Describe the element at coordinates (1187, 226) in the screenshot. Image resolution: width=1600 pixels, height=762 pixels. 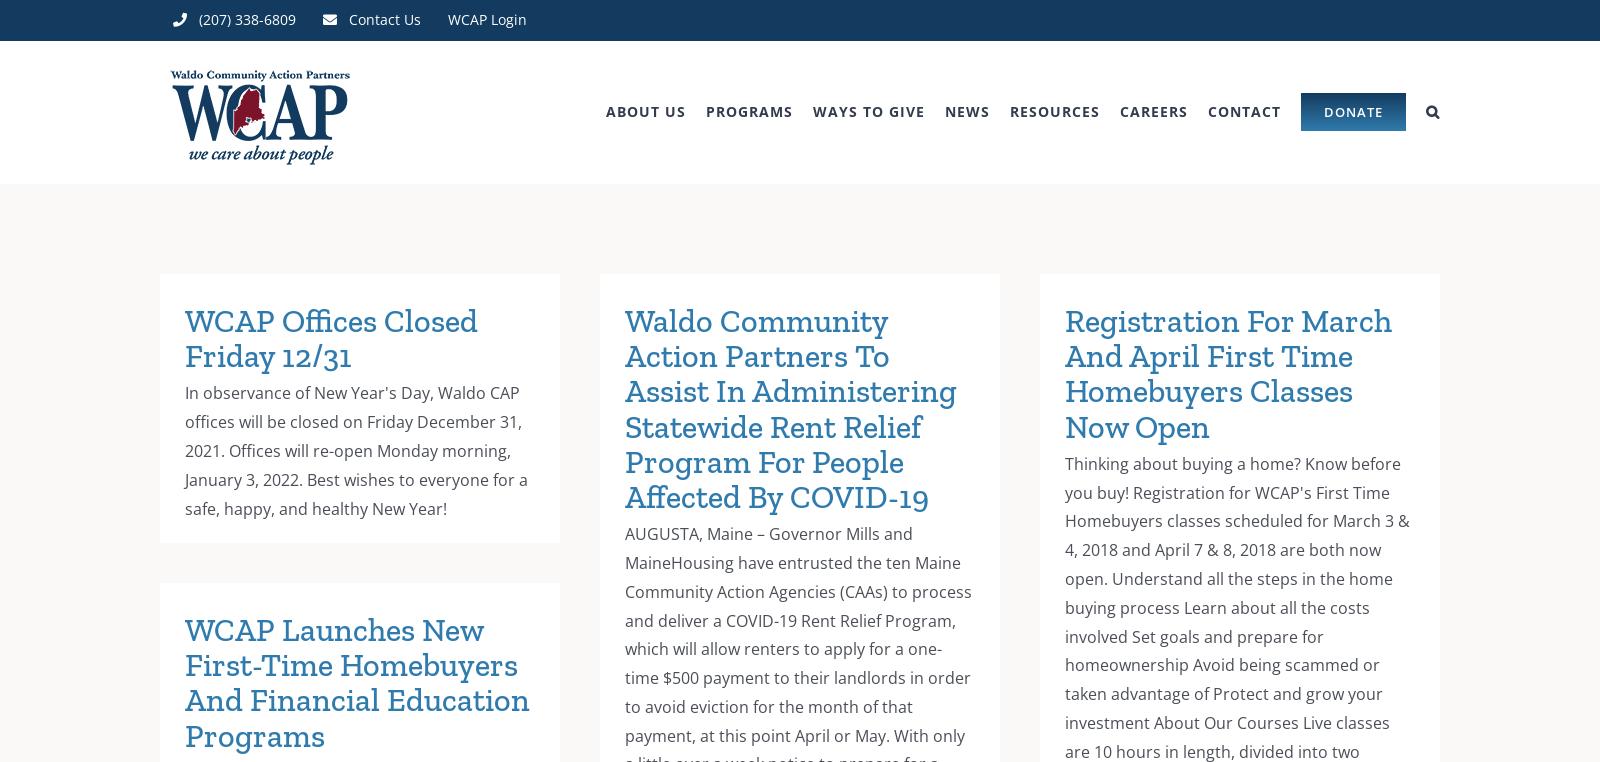
I see `'Employment Opportunities'` at that location.